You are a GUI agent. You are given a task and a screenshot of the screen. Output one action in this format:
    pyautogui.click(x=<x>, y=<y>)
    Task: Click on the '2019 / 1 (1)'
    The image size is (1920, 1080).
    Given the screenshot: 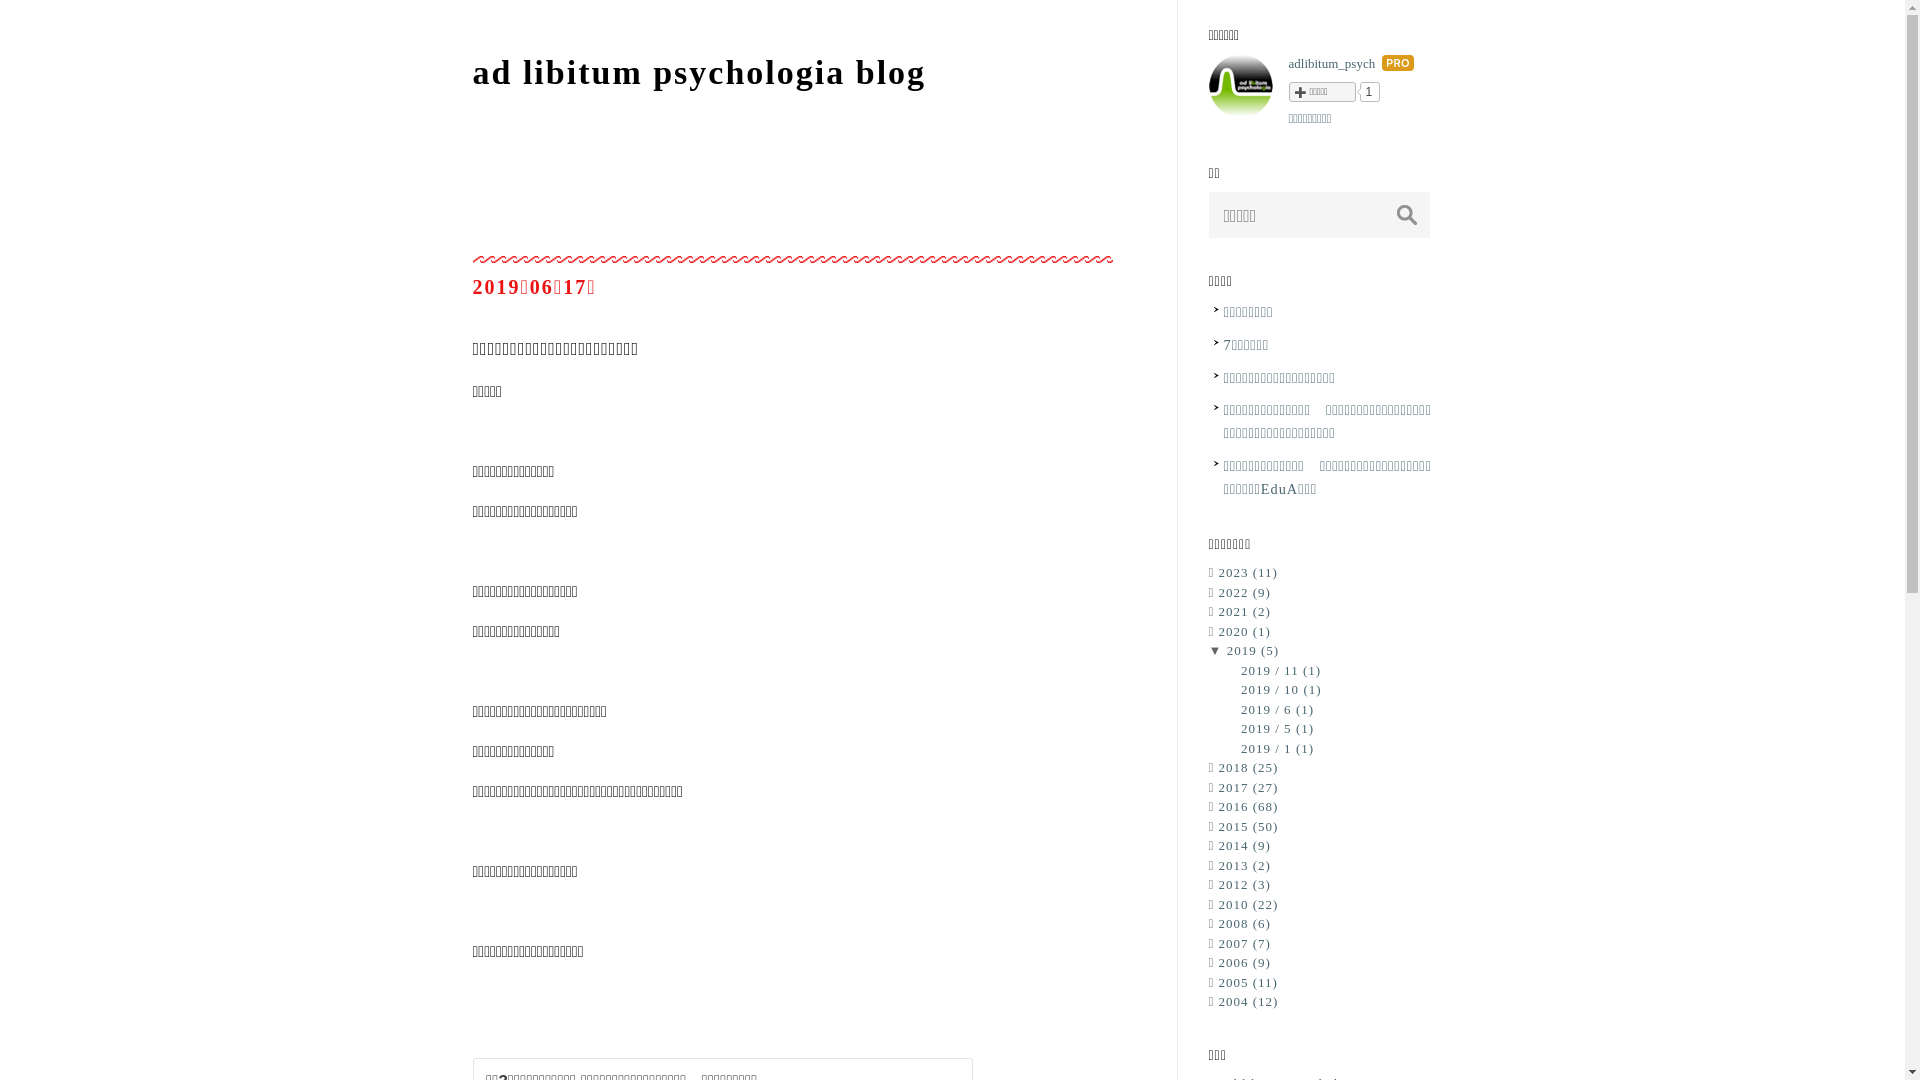 What is the action you would take?
    pyautogui.click(x=1276, y=748)
    